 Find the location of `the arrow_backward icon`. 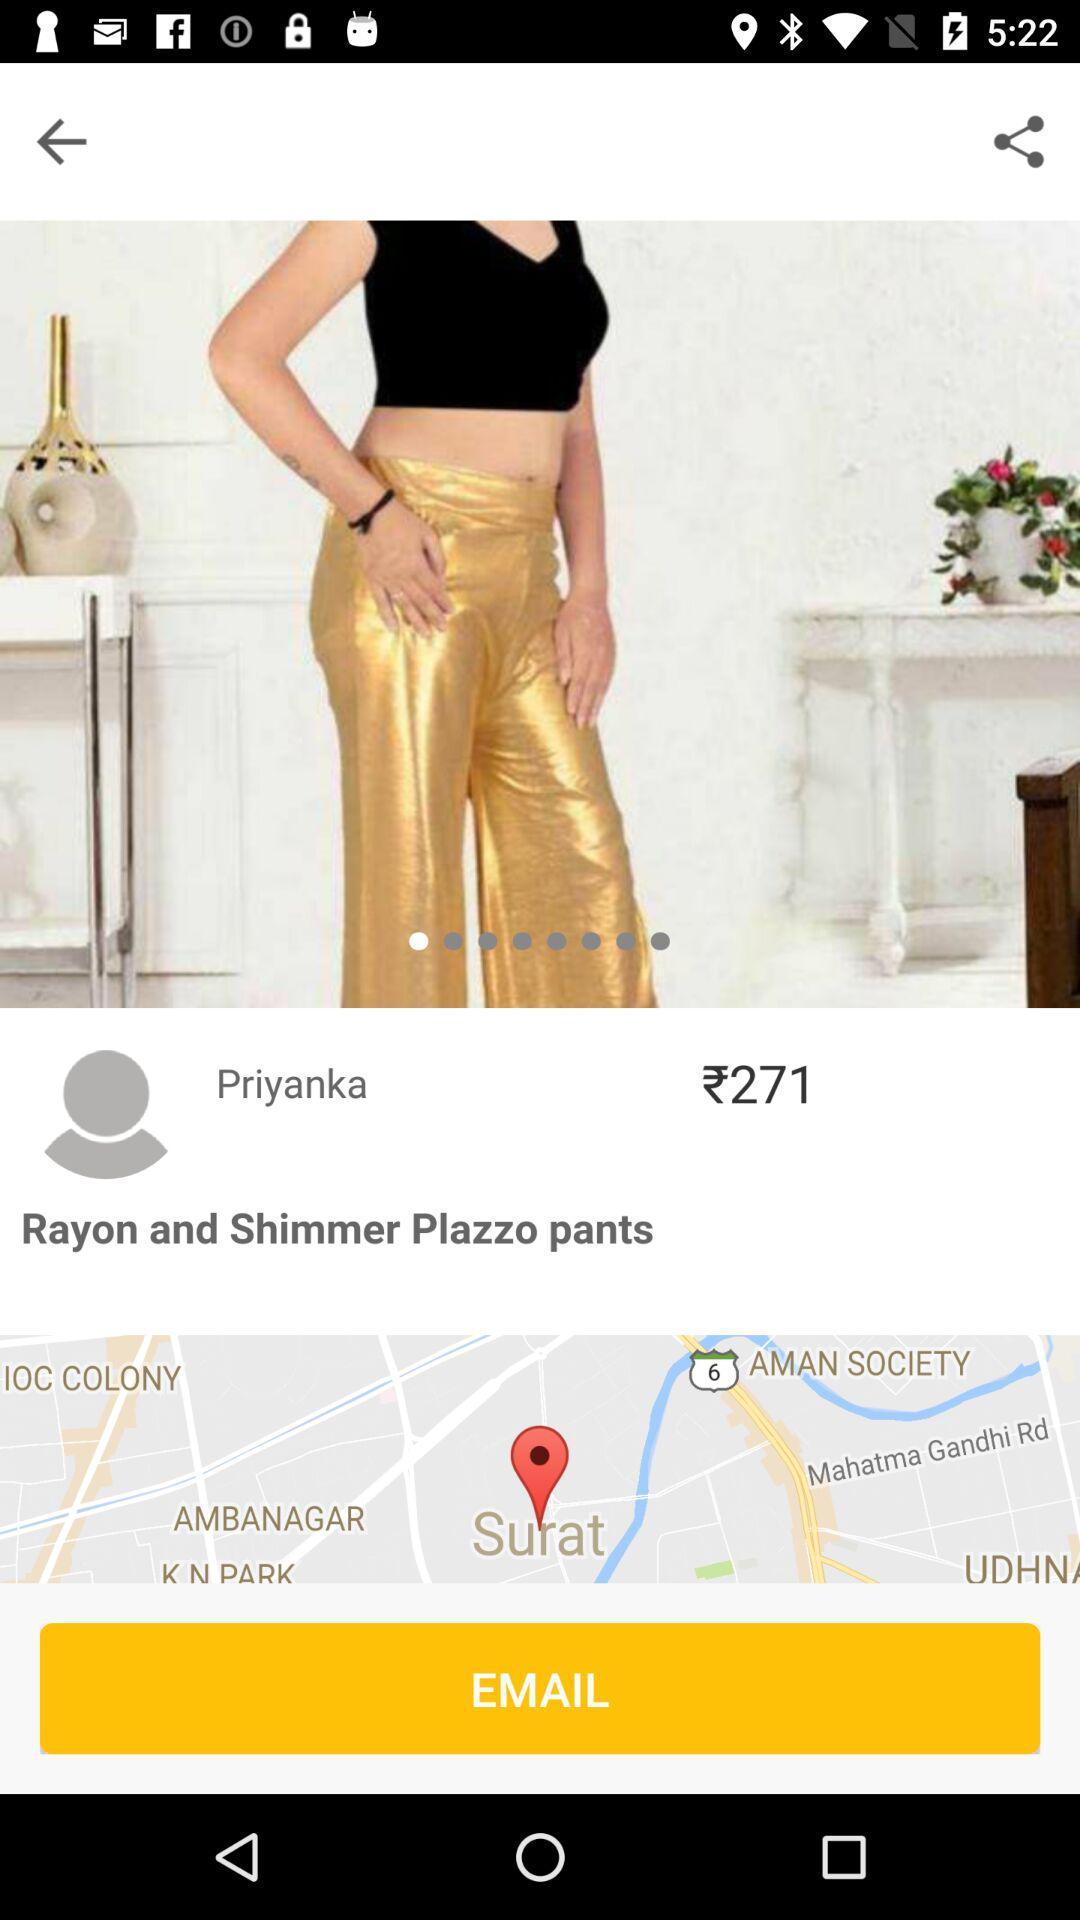

the arrow_backward icon is located at coordinates (60, 140).